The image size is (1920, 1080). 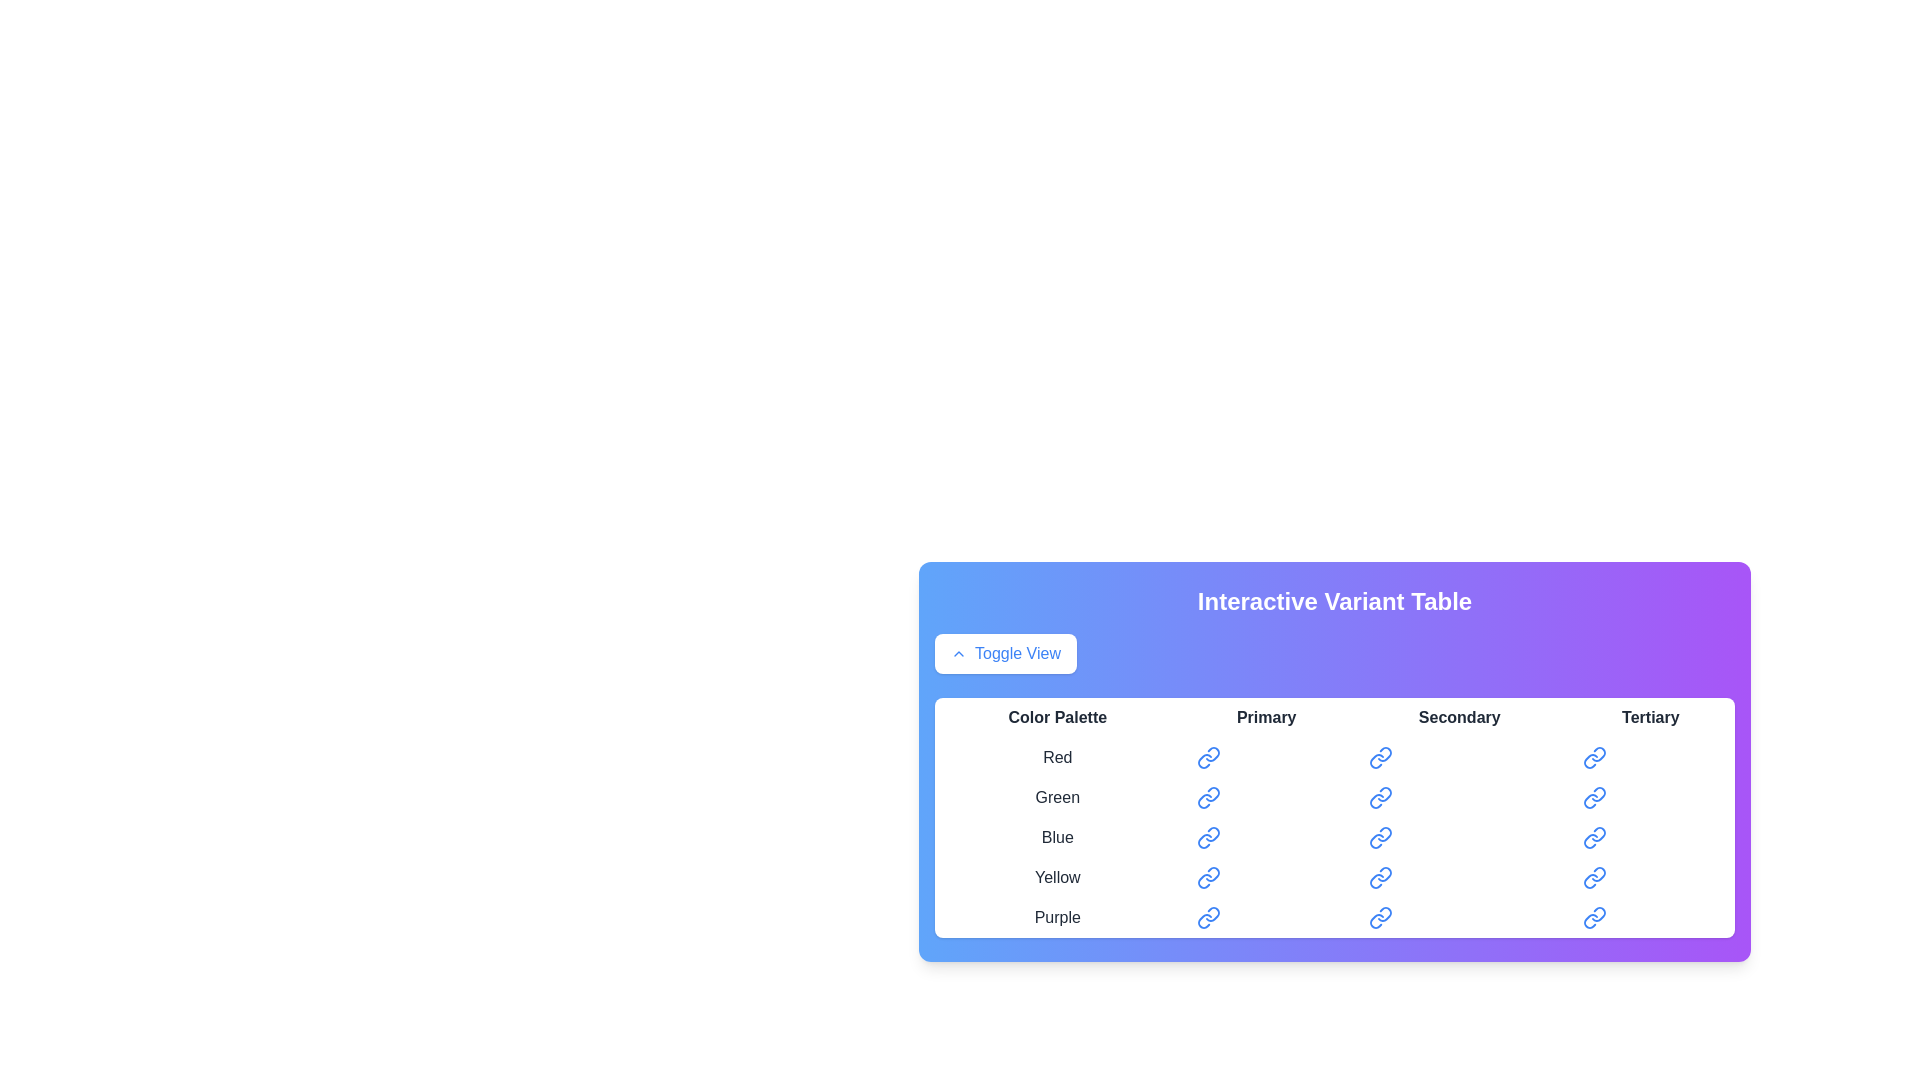 What do you see at coordinates (1056, 758) in the screenshot?
I see `the text label that displays the word 'Red', located in the 'Color Palette' column of the table` at bounding box center [1056, 758].